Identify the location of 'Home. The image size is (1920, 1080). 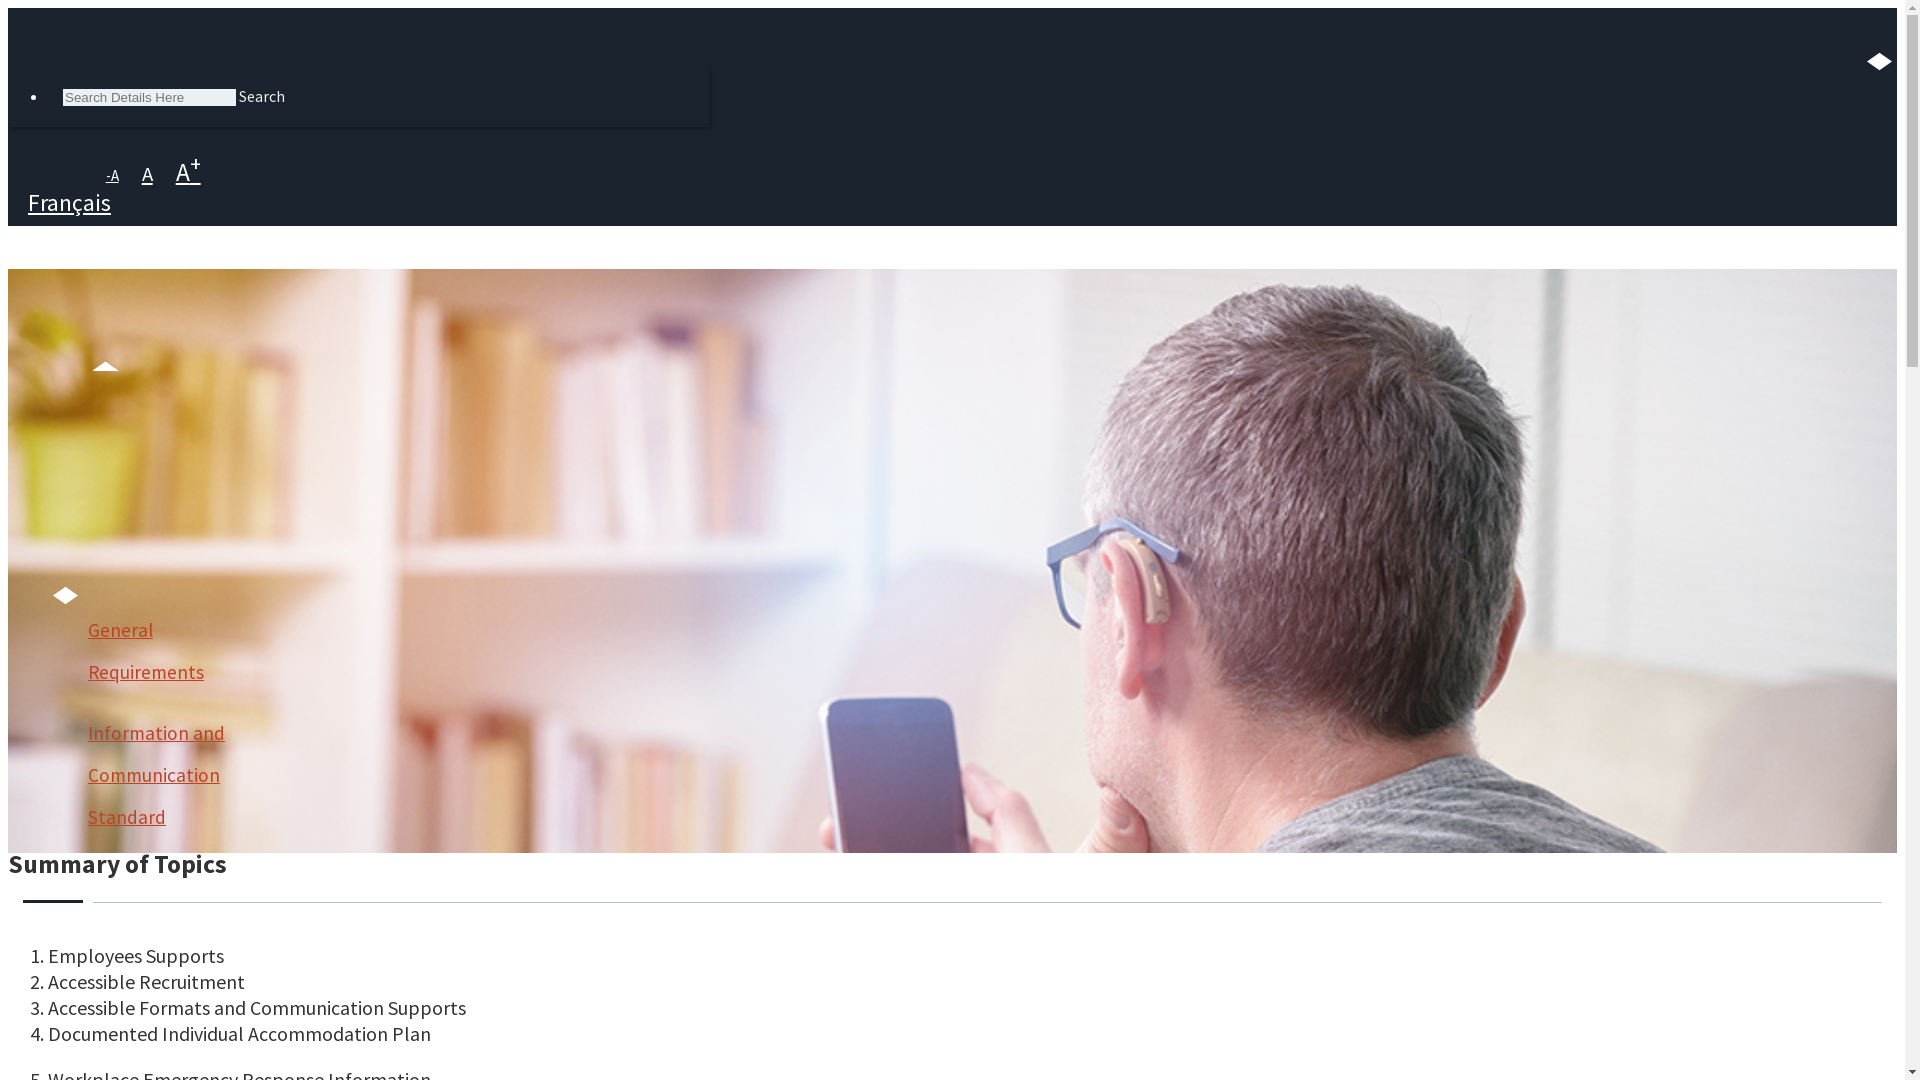
(80, 489).